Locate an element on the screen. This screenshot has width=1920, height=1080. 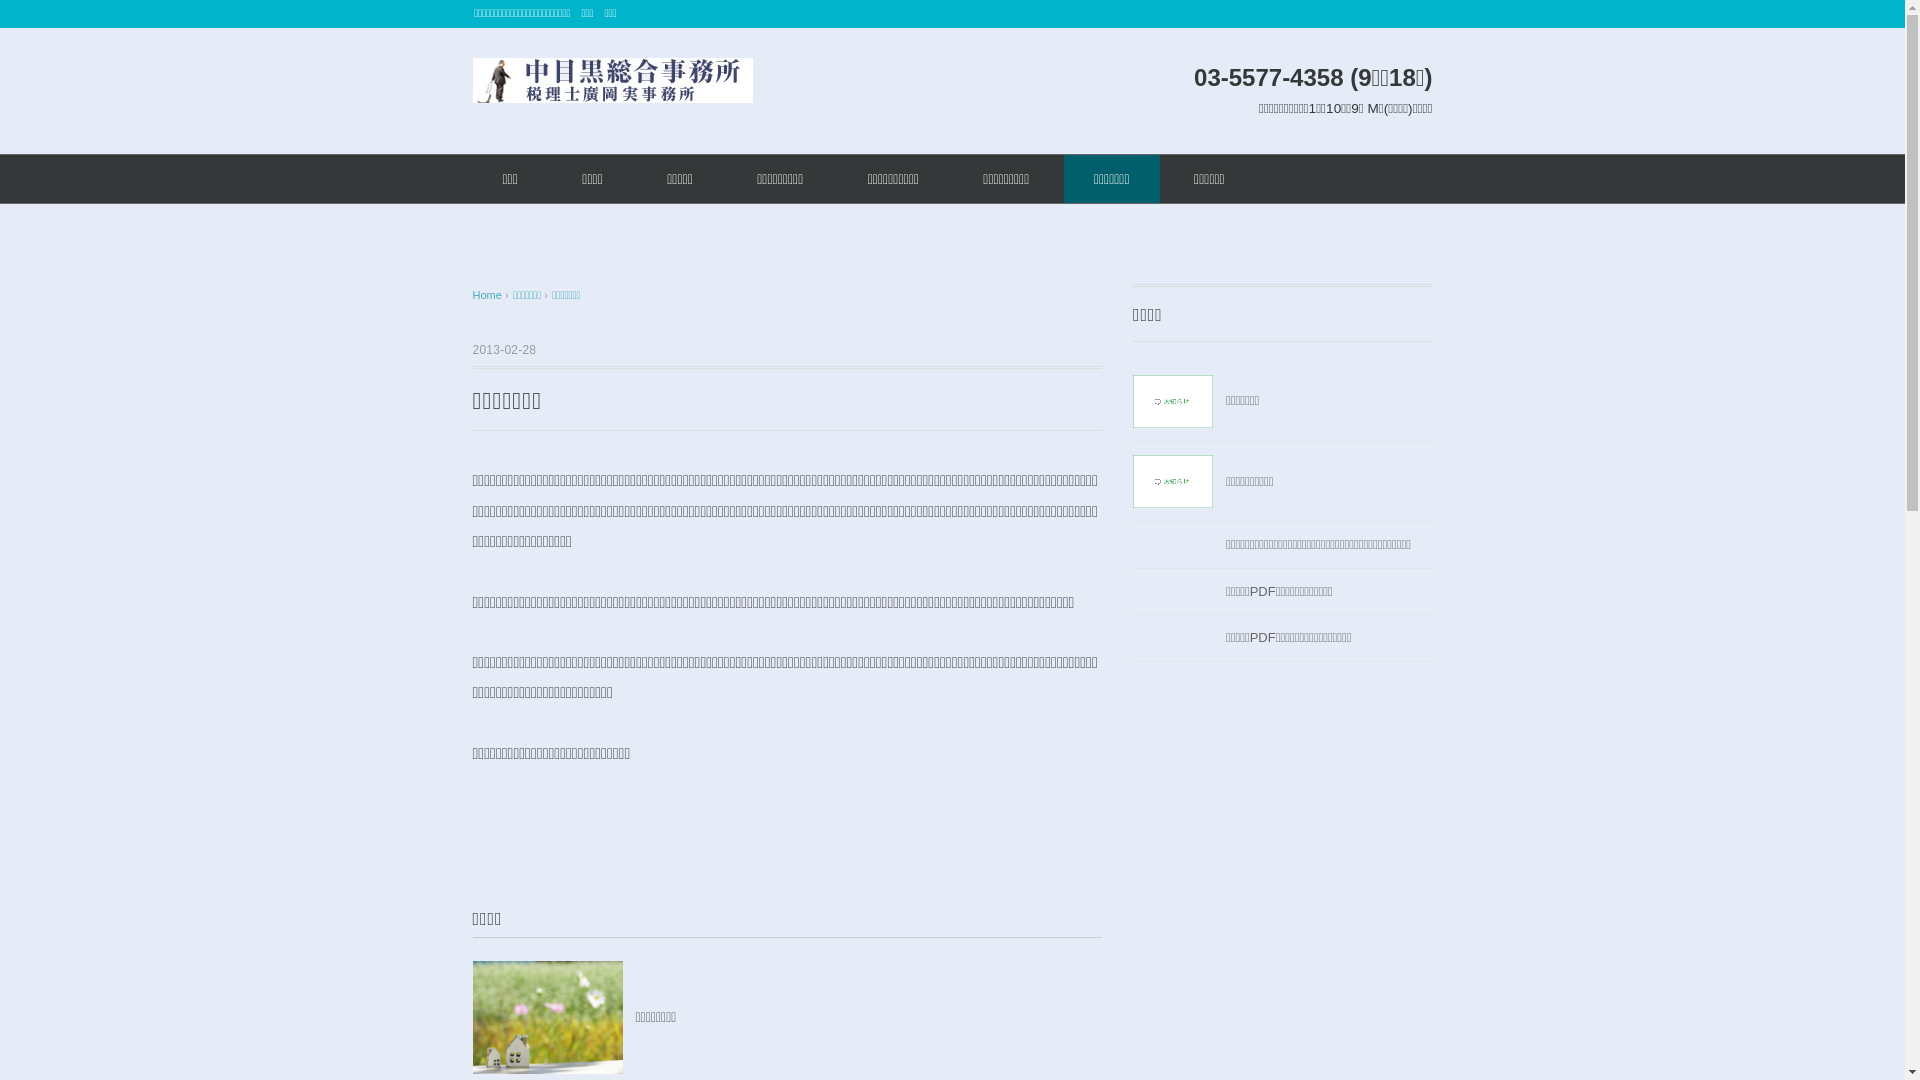
'Home' is located at coordinates (488, 294).